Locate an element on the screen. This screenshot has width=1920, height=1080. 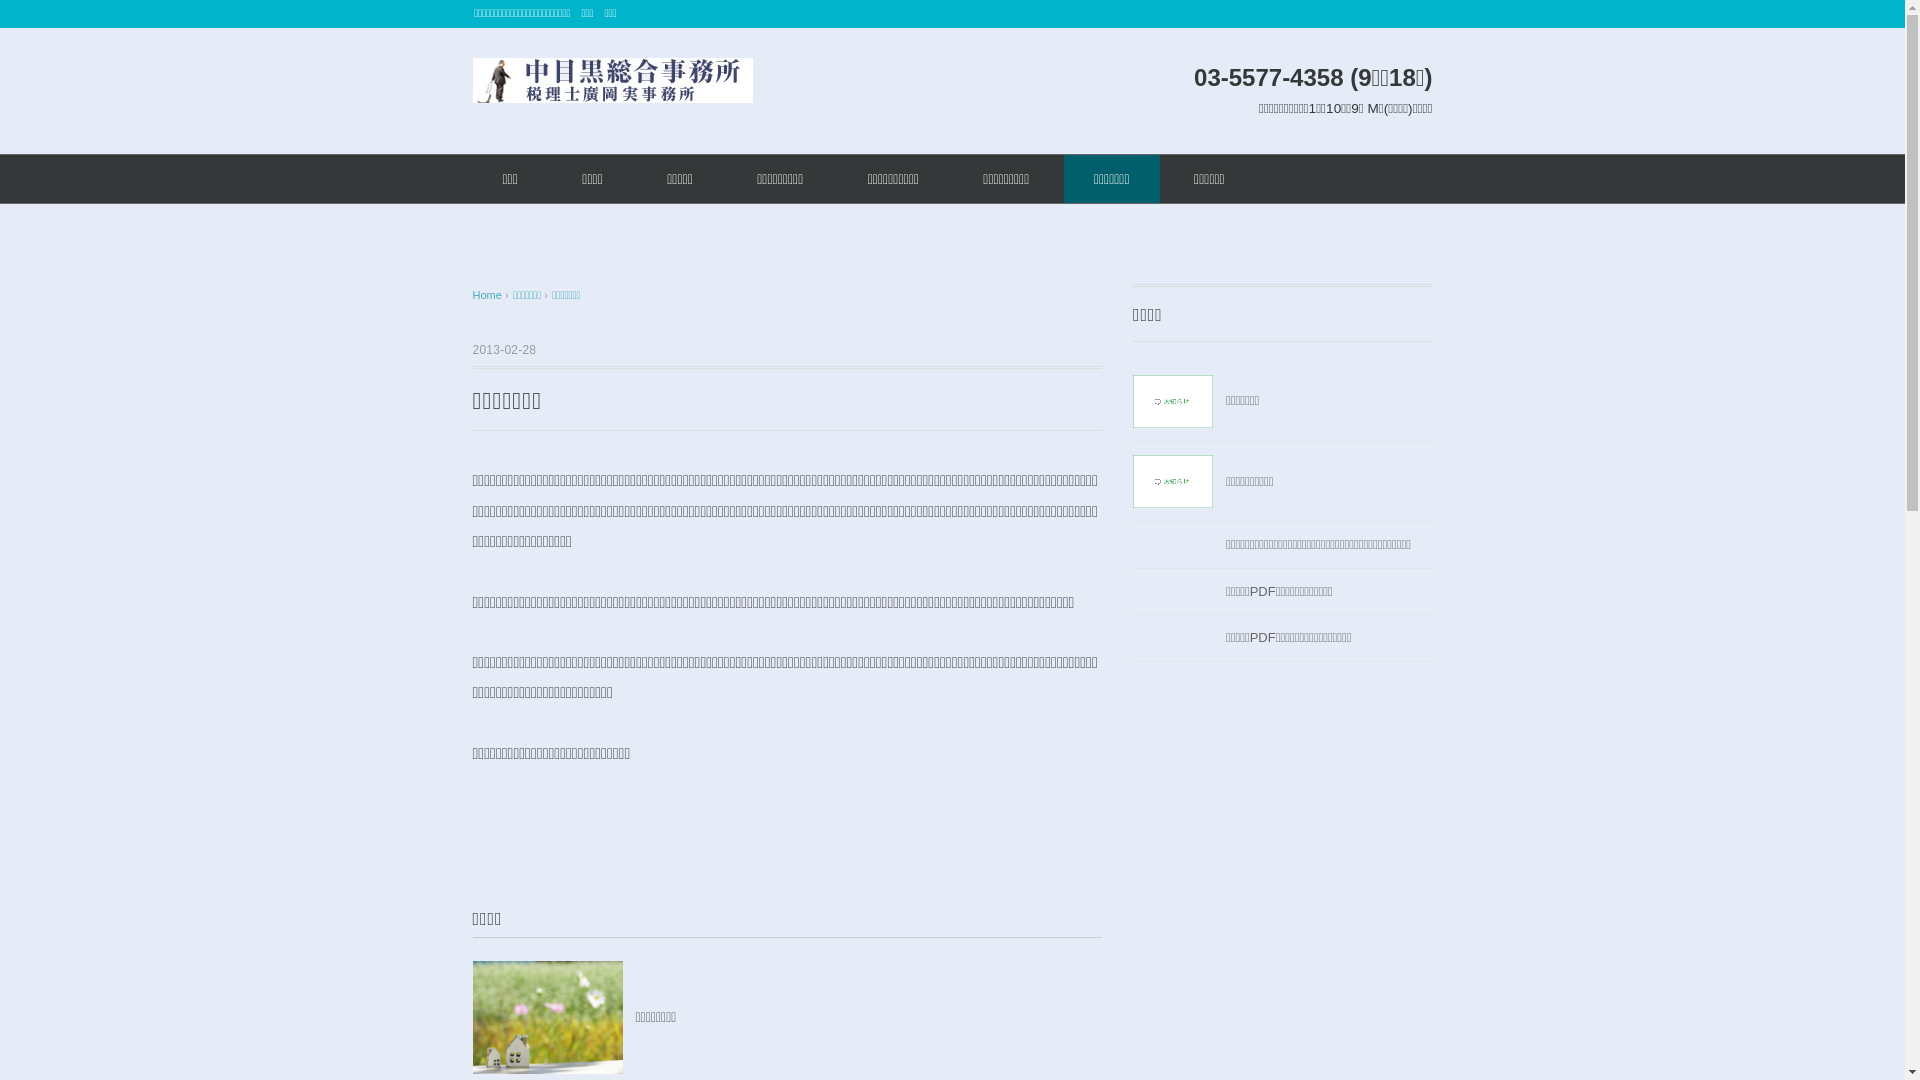
'Home' is located at coordinates (488, 294).